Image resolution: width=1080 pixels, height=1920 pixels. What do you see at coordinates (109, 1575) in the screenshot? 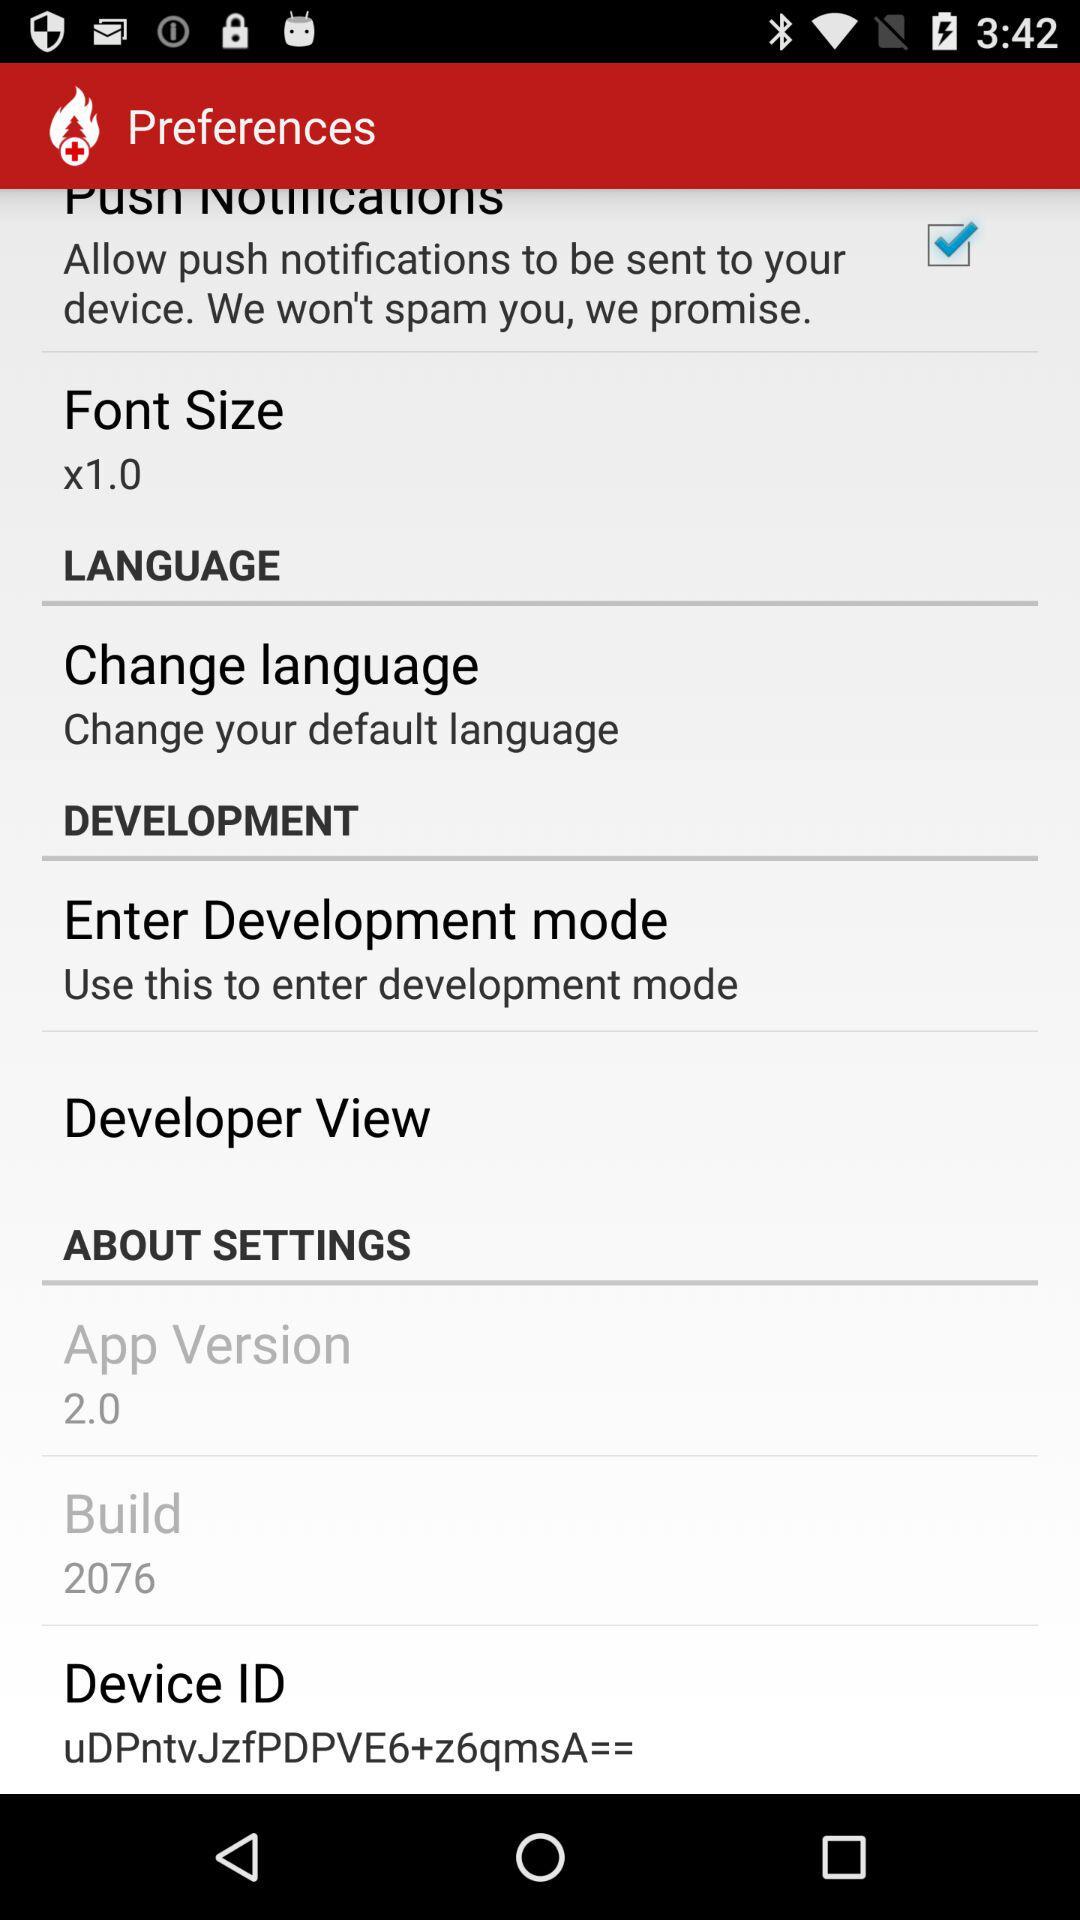
I see `app below the build` at bounding box center [109, 1575].